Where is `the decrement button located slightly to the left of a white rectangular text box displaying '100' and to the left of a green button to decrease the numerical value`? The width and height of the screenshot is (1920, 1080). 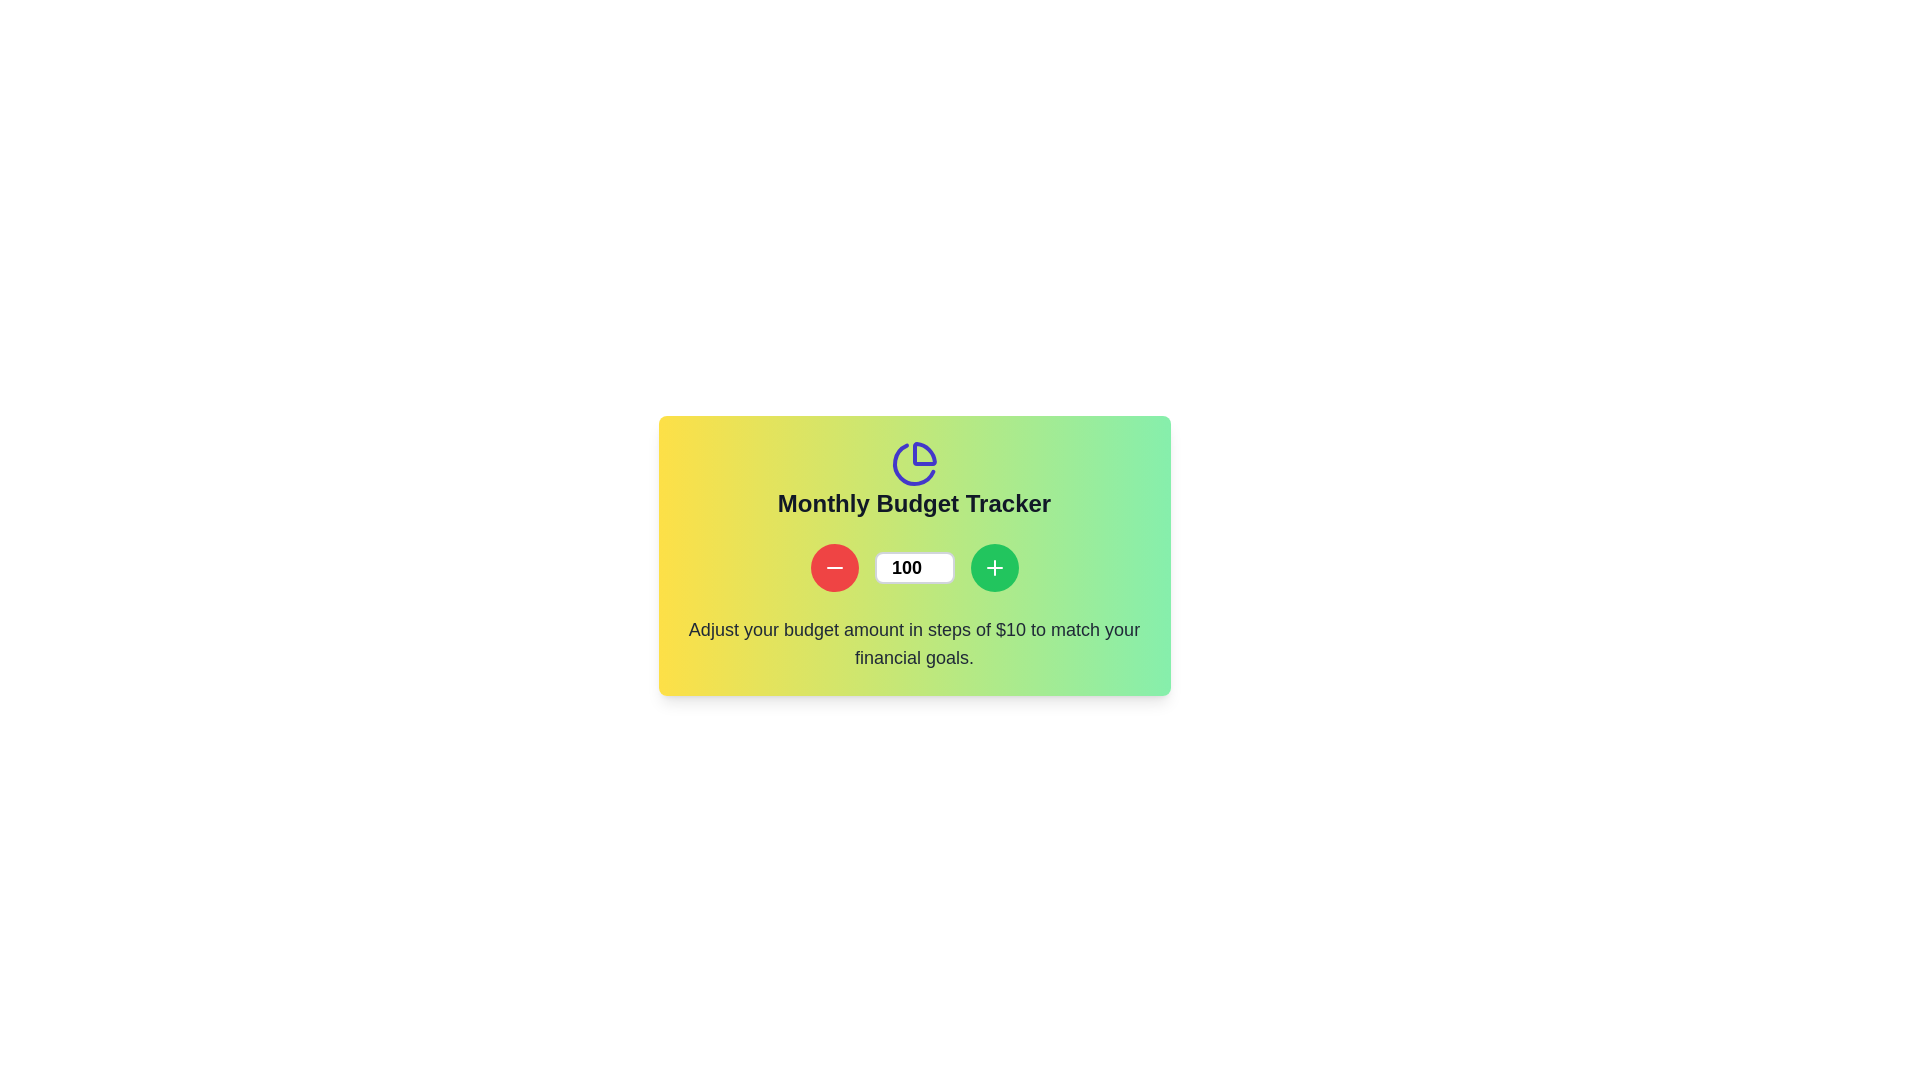 the decrement button located slightly to the left of a white rectangular text box displaying '100' and to the left of a green button to decrease the numerical value is located at coordinates (834, 567).